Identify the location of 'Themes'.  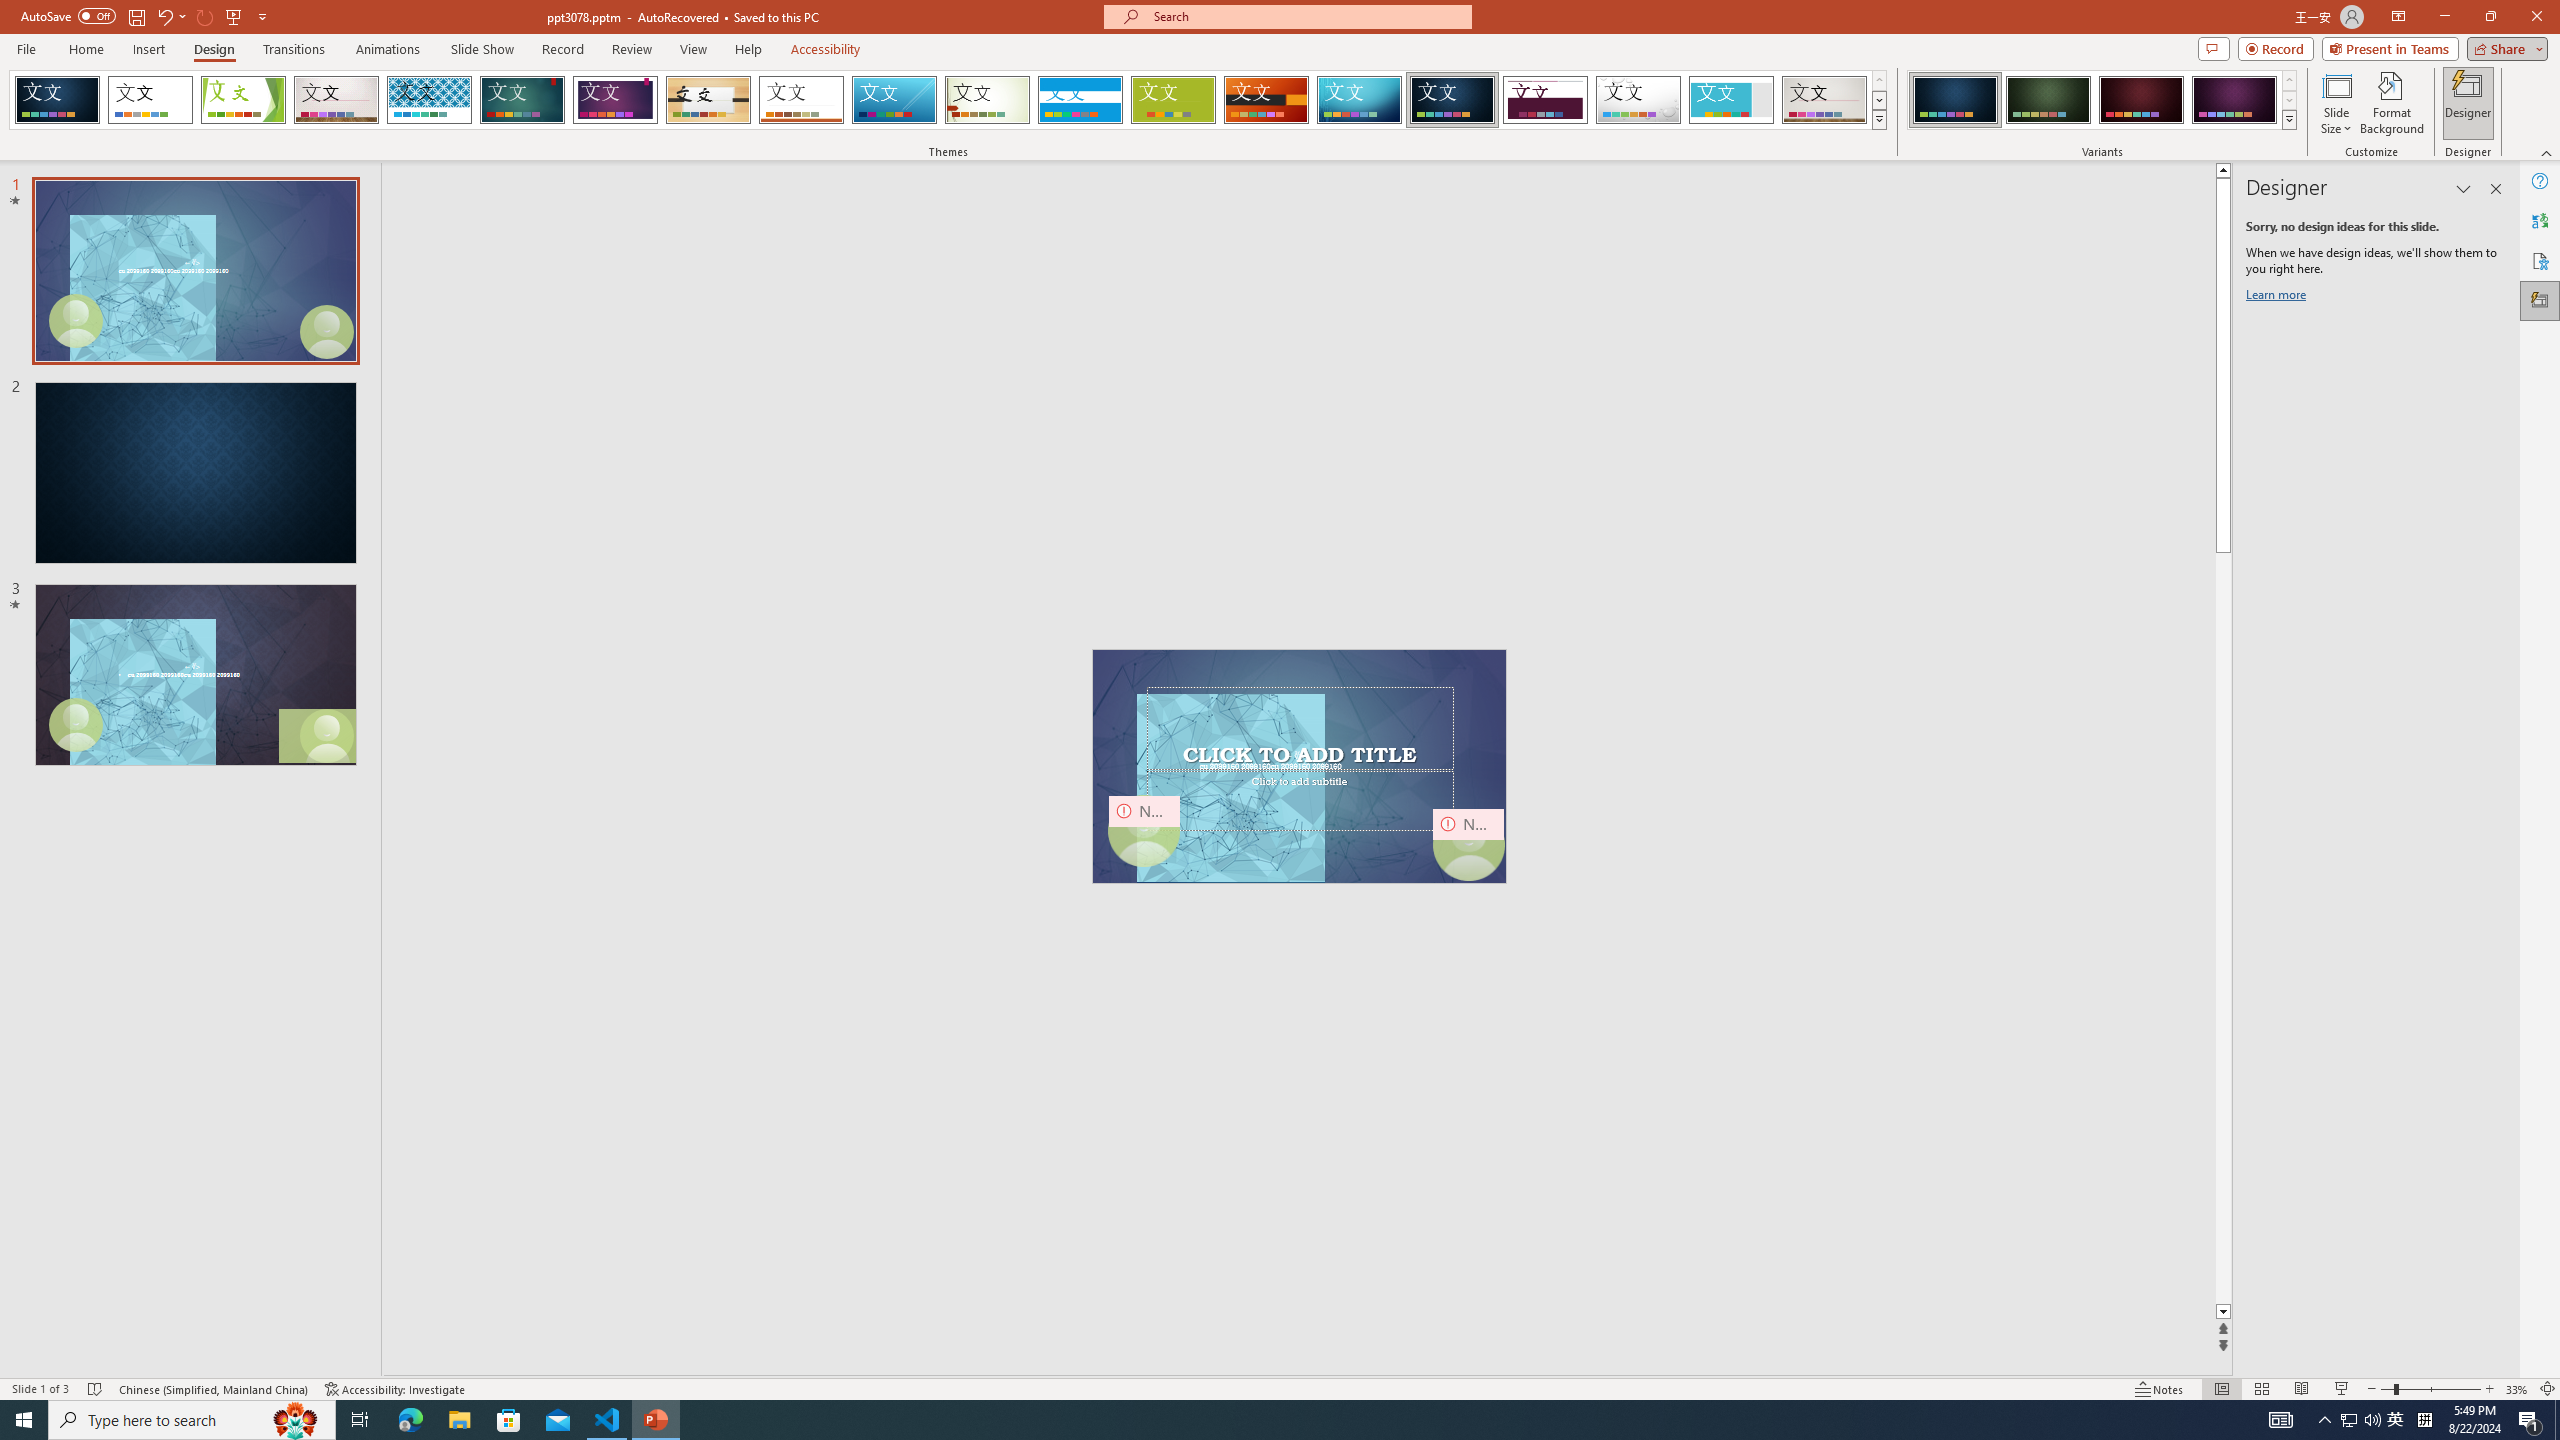
(1879, 118).